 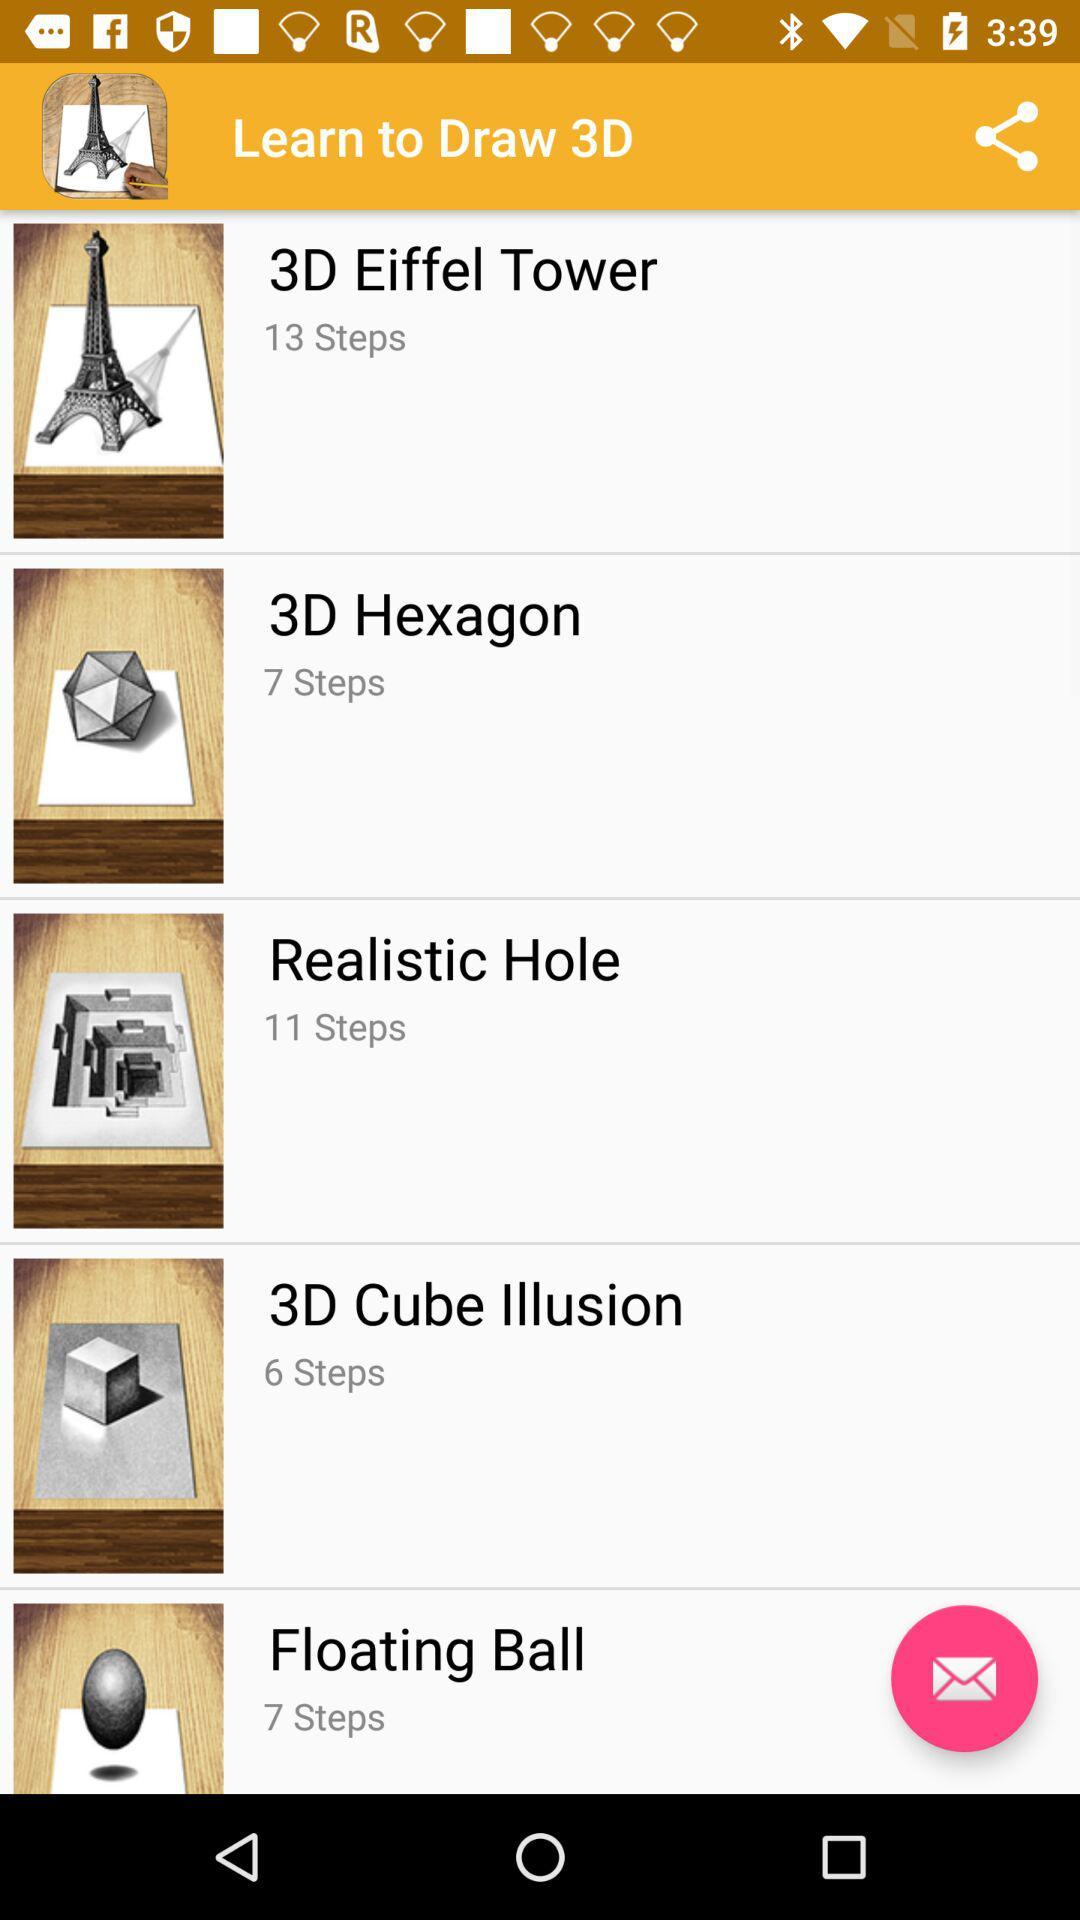 I want to click on the 3d cube illusion app, so click(x=476, y=1302).